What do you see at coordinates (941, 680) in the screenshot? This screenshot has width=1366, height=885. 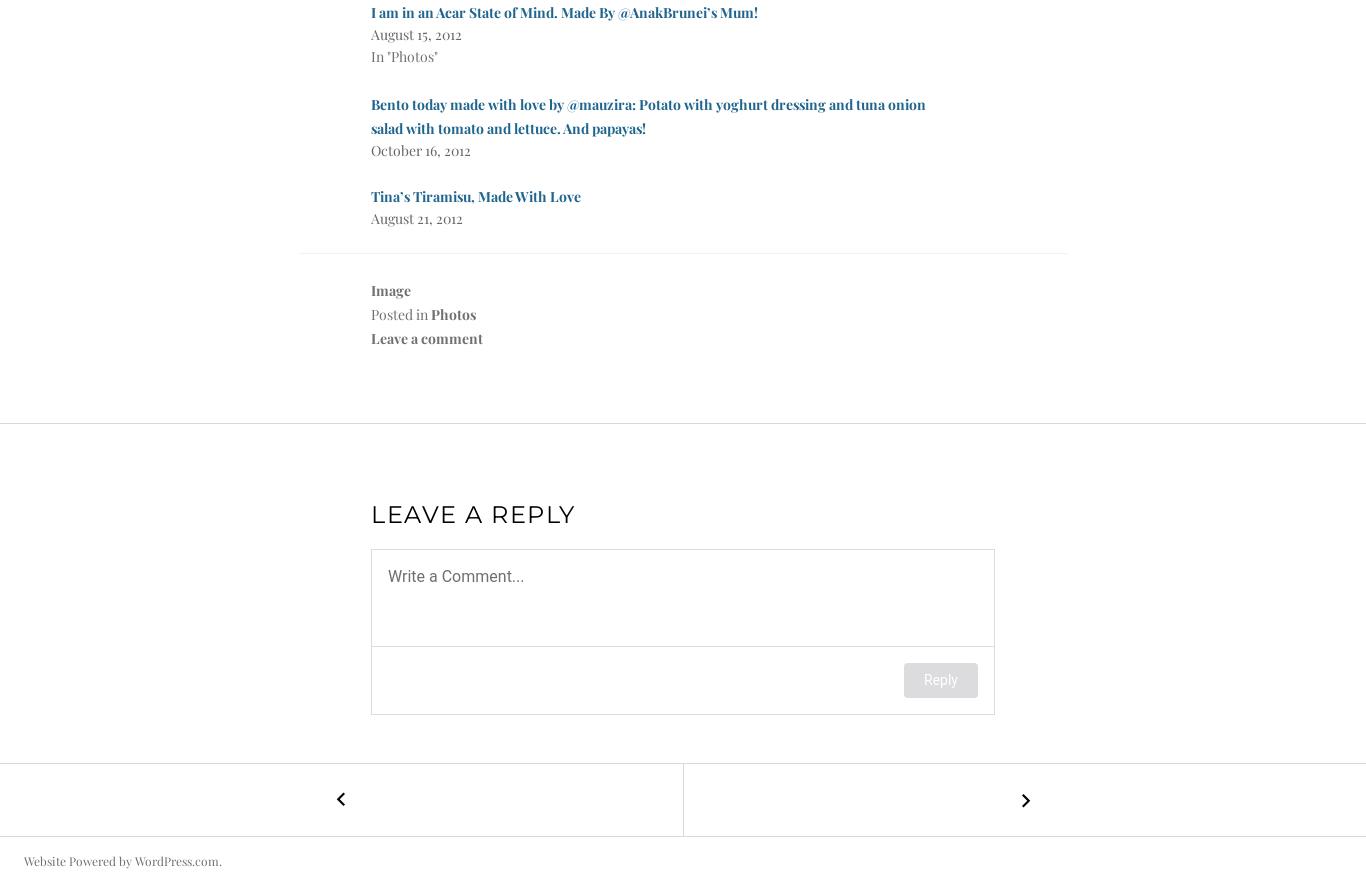 I see `'Reply'` at bounding box center [941, 680].